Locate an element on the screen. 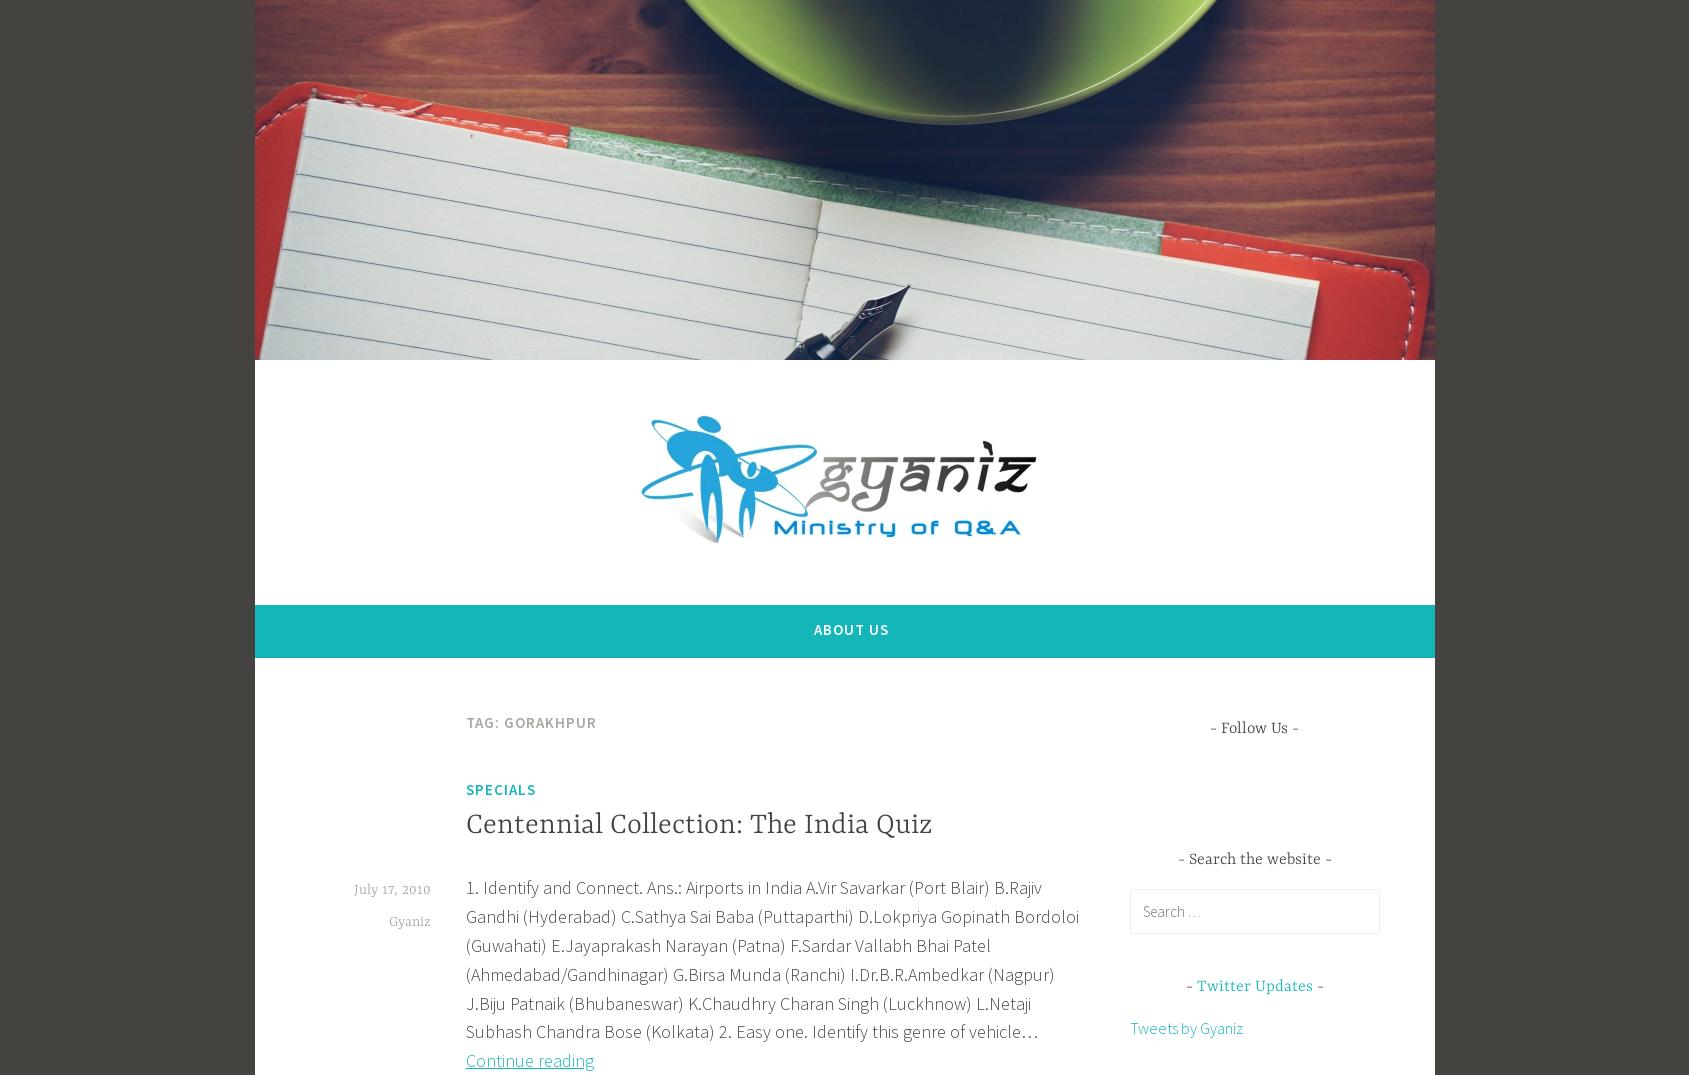 The height and width of the screenshot is (1075, 1689). 'About Us' is located at coordinates (851, 628).